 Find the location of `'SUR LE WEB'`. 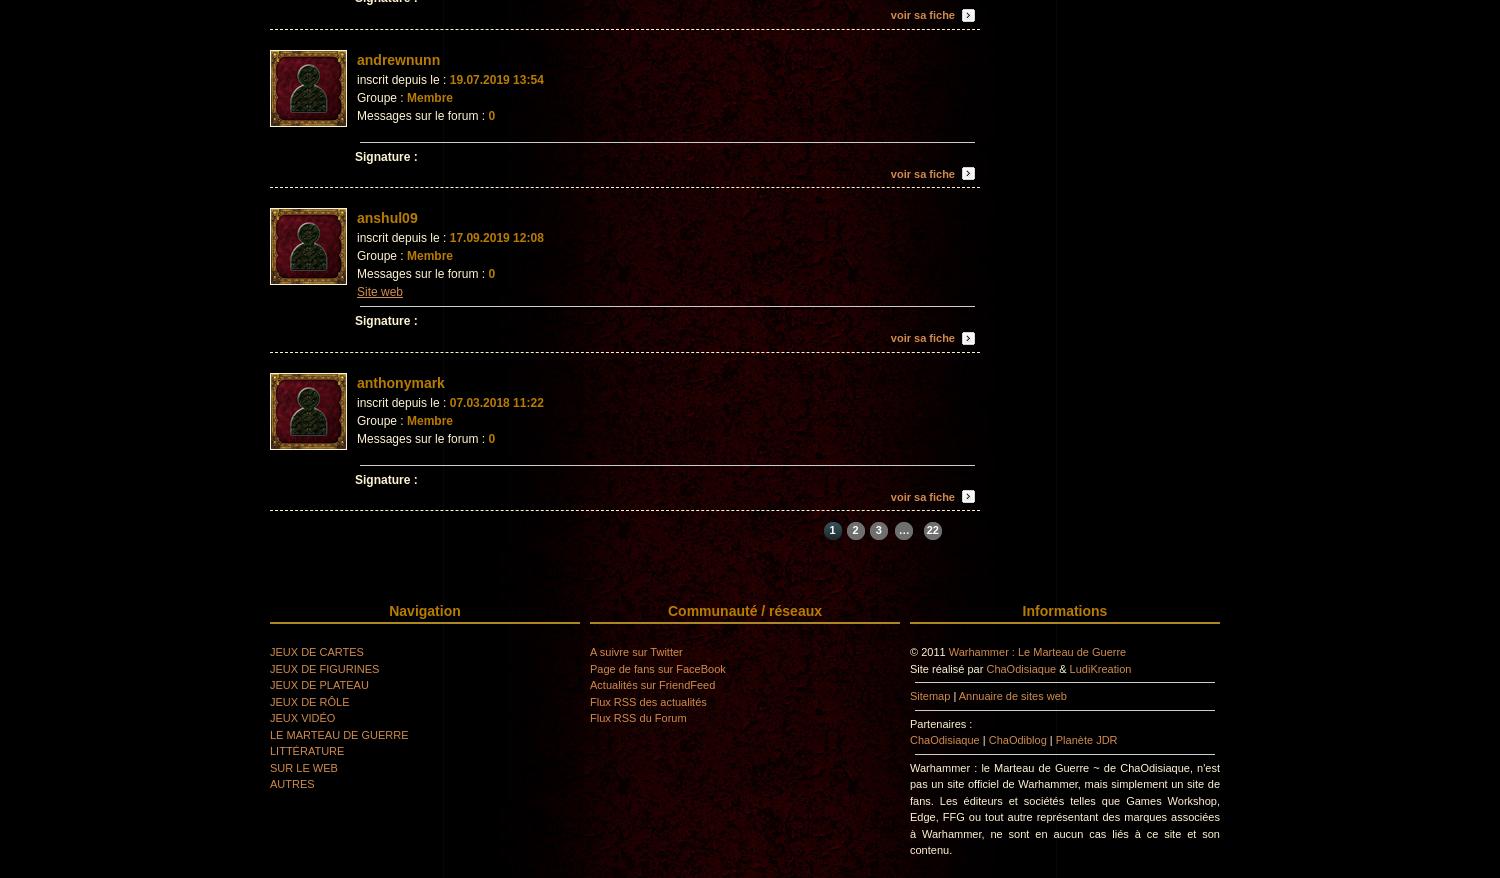

'SUR LE WEB' is located at coordinates (303, 767).